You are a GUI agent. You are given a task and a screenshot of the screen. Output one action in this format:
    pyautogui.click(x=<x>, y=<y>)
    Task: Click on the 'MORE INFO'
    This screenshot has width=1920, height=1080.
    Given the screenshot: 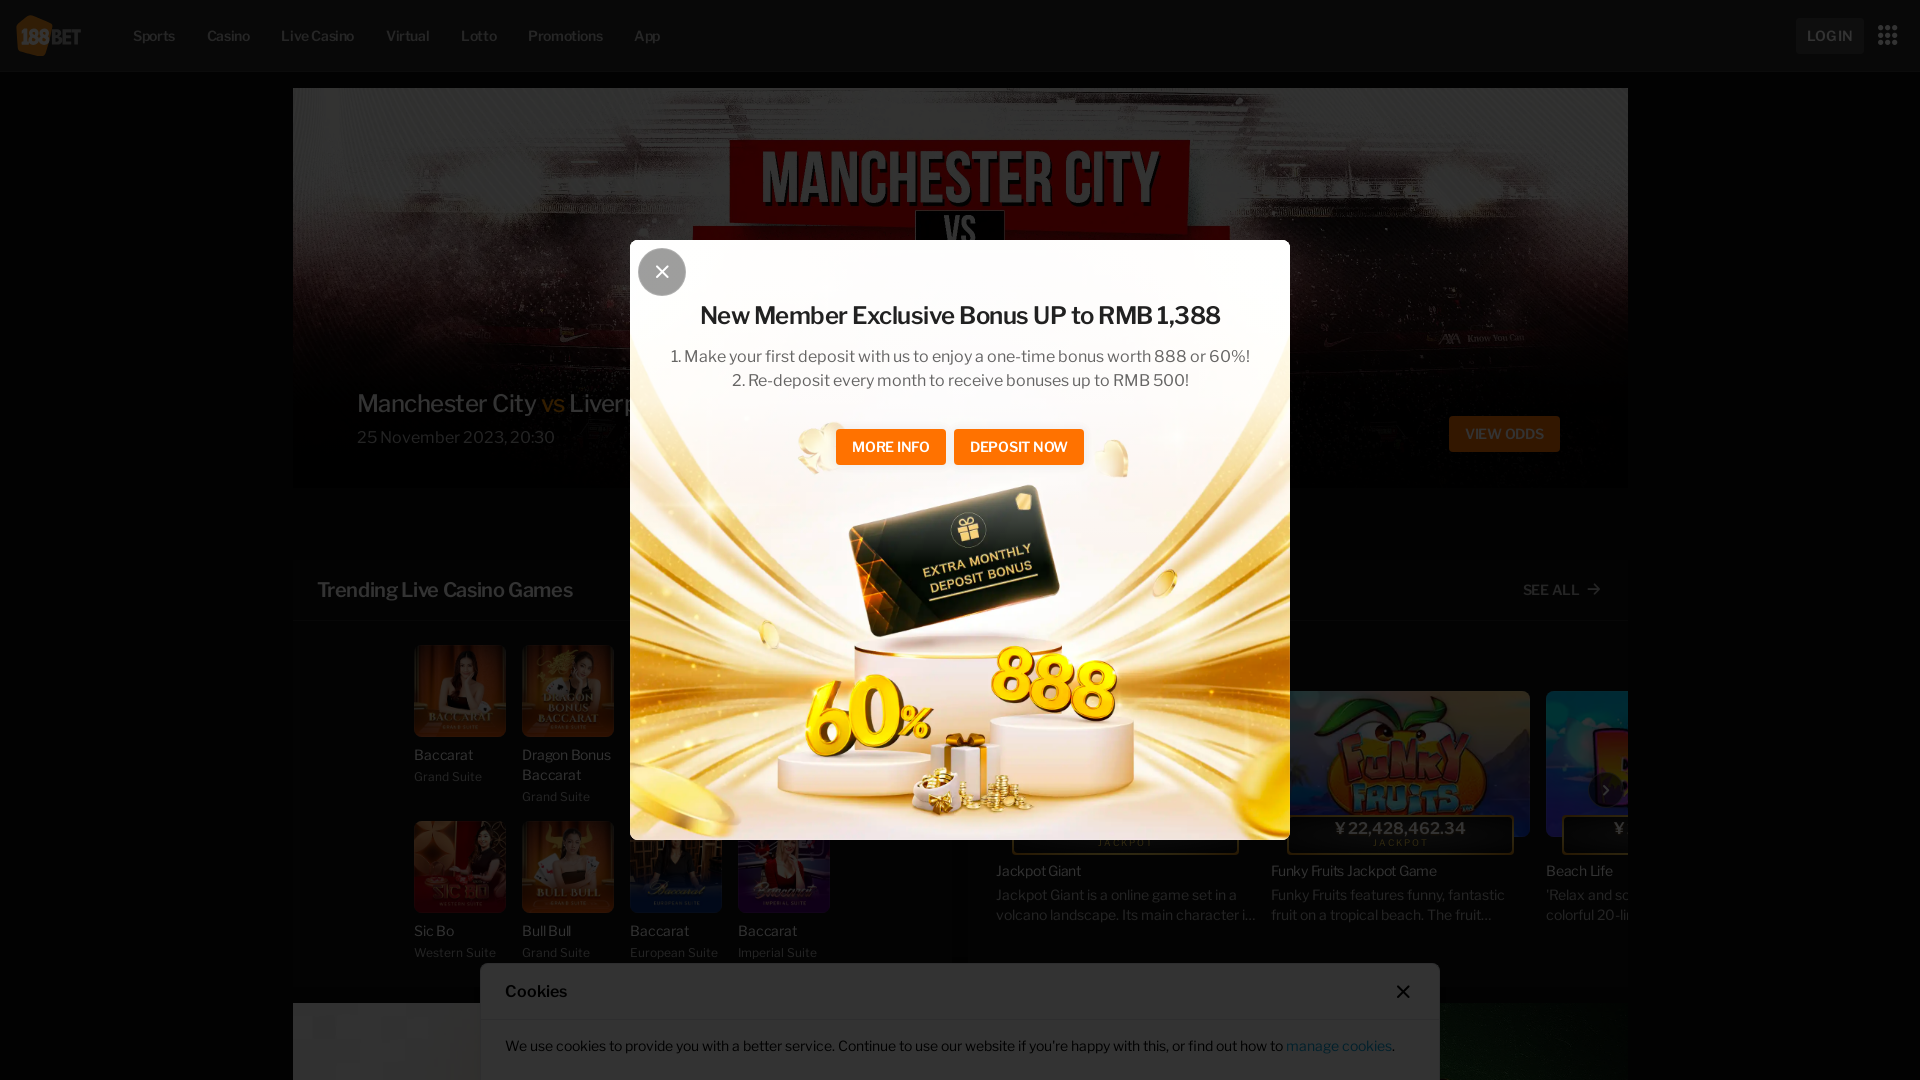 What is the action you would take?
    pyautogui.click(x=890, y=446)
    